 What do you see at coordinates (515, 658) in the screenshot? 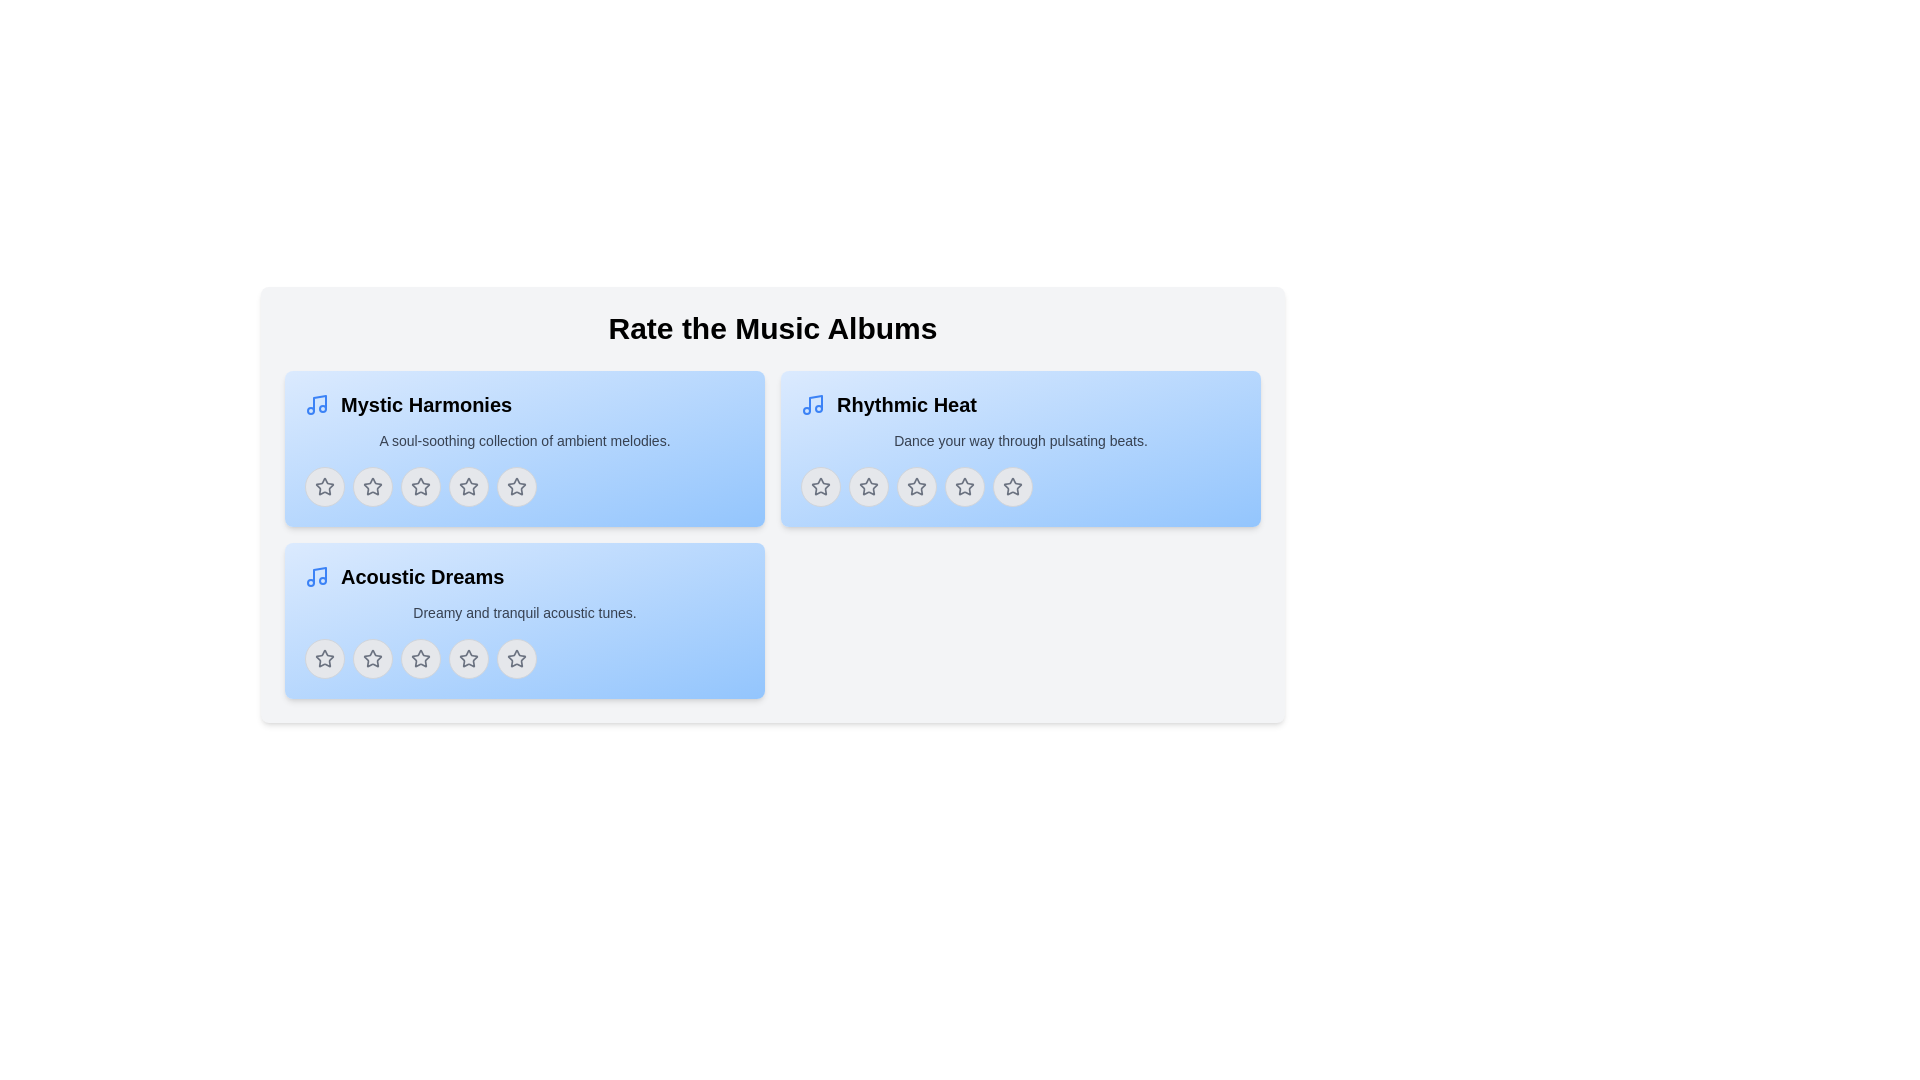
I see `the fifth rating star icon for the 'Acoustic Dreams' album` at bounding box center [515, 658].